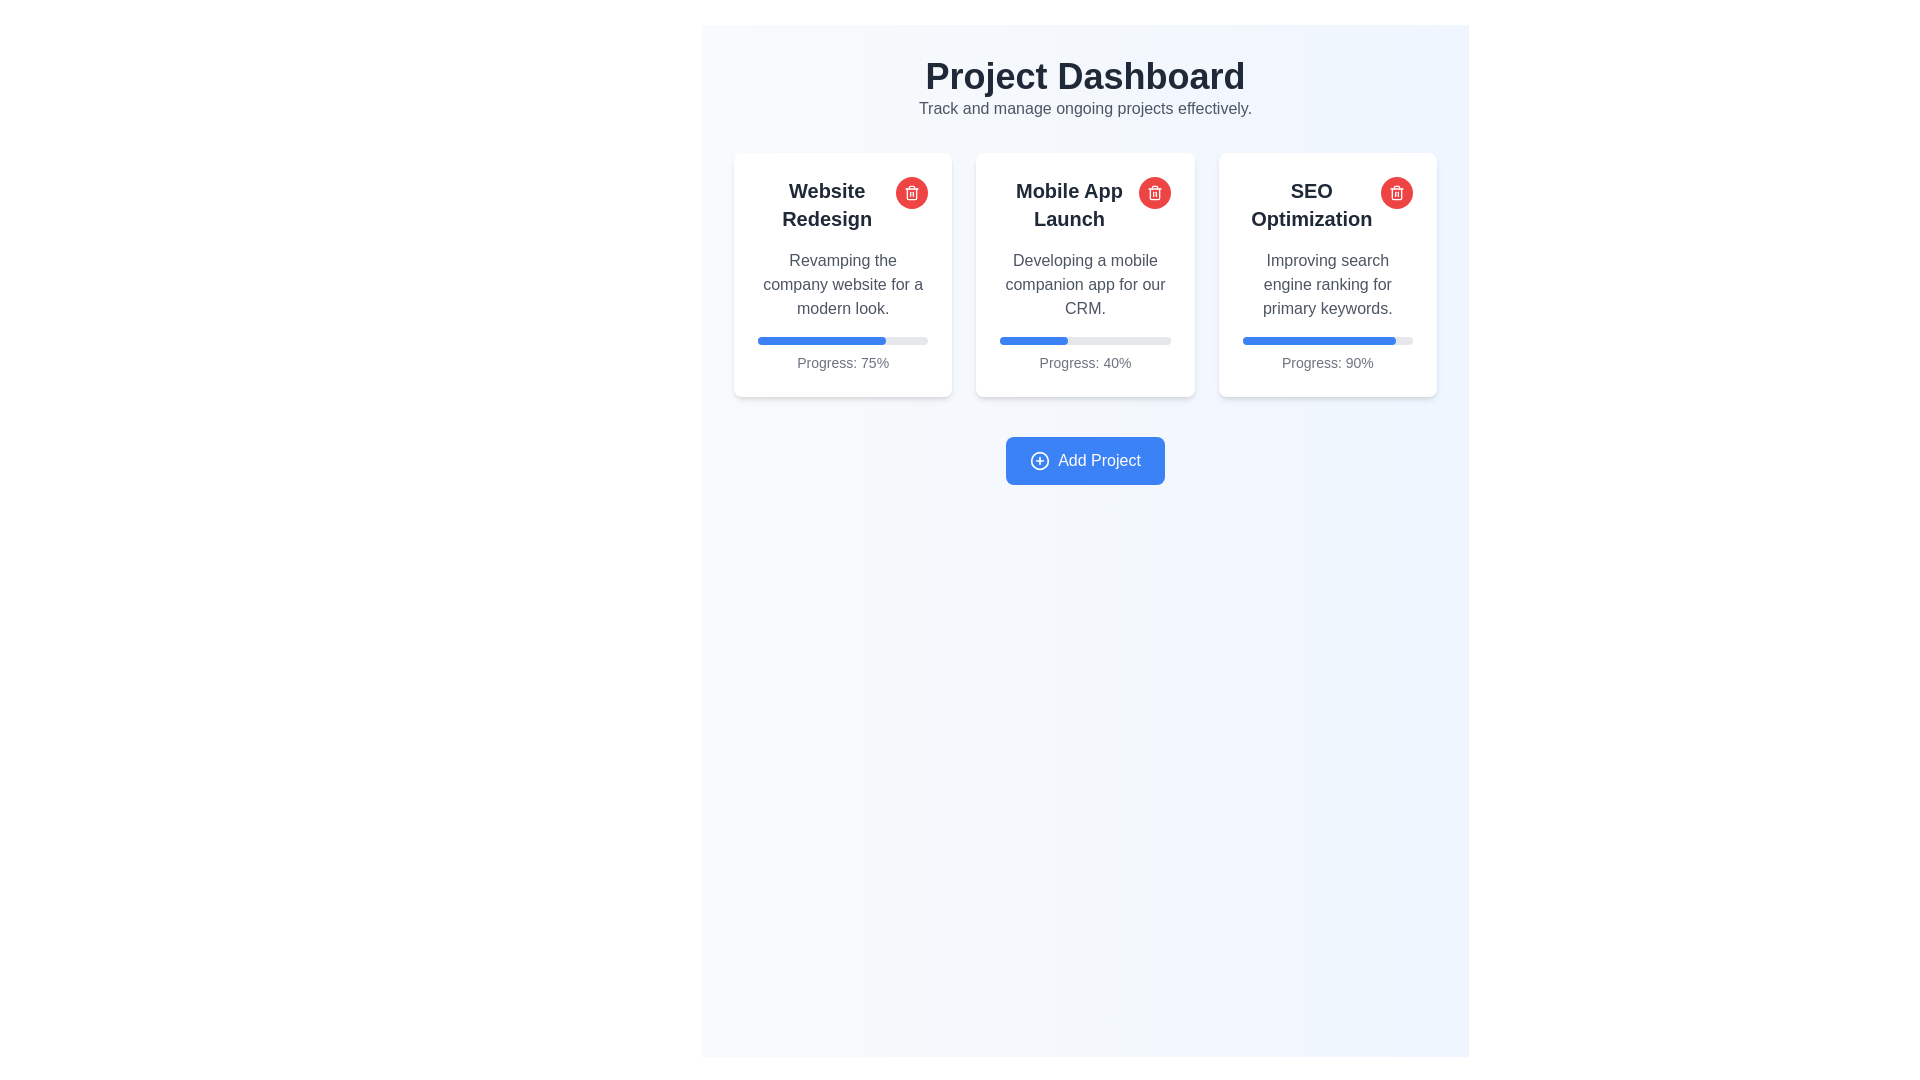 The width and height of the screenshot is (1920, 1080). I want to click on the progress fill bar of the 'Mobile App Launch' task that visually displays 40% progress, located above the 'Progress: 40%' label, so click(1034, 339).